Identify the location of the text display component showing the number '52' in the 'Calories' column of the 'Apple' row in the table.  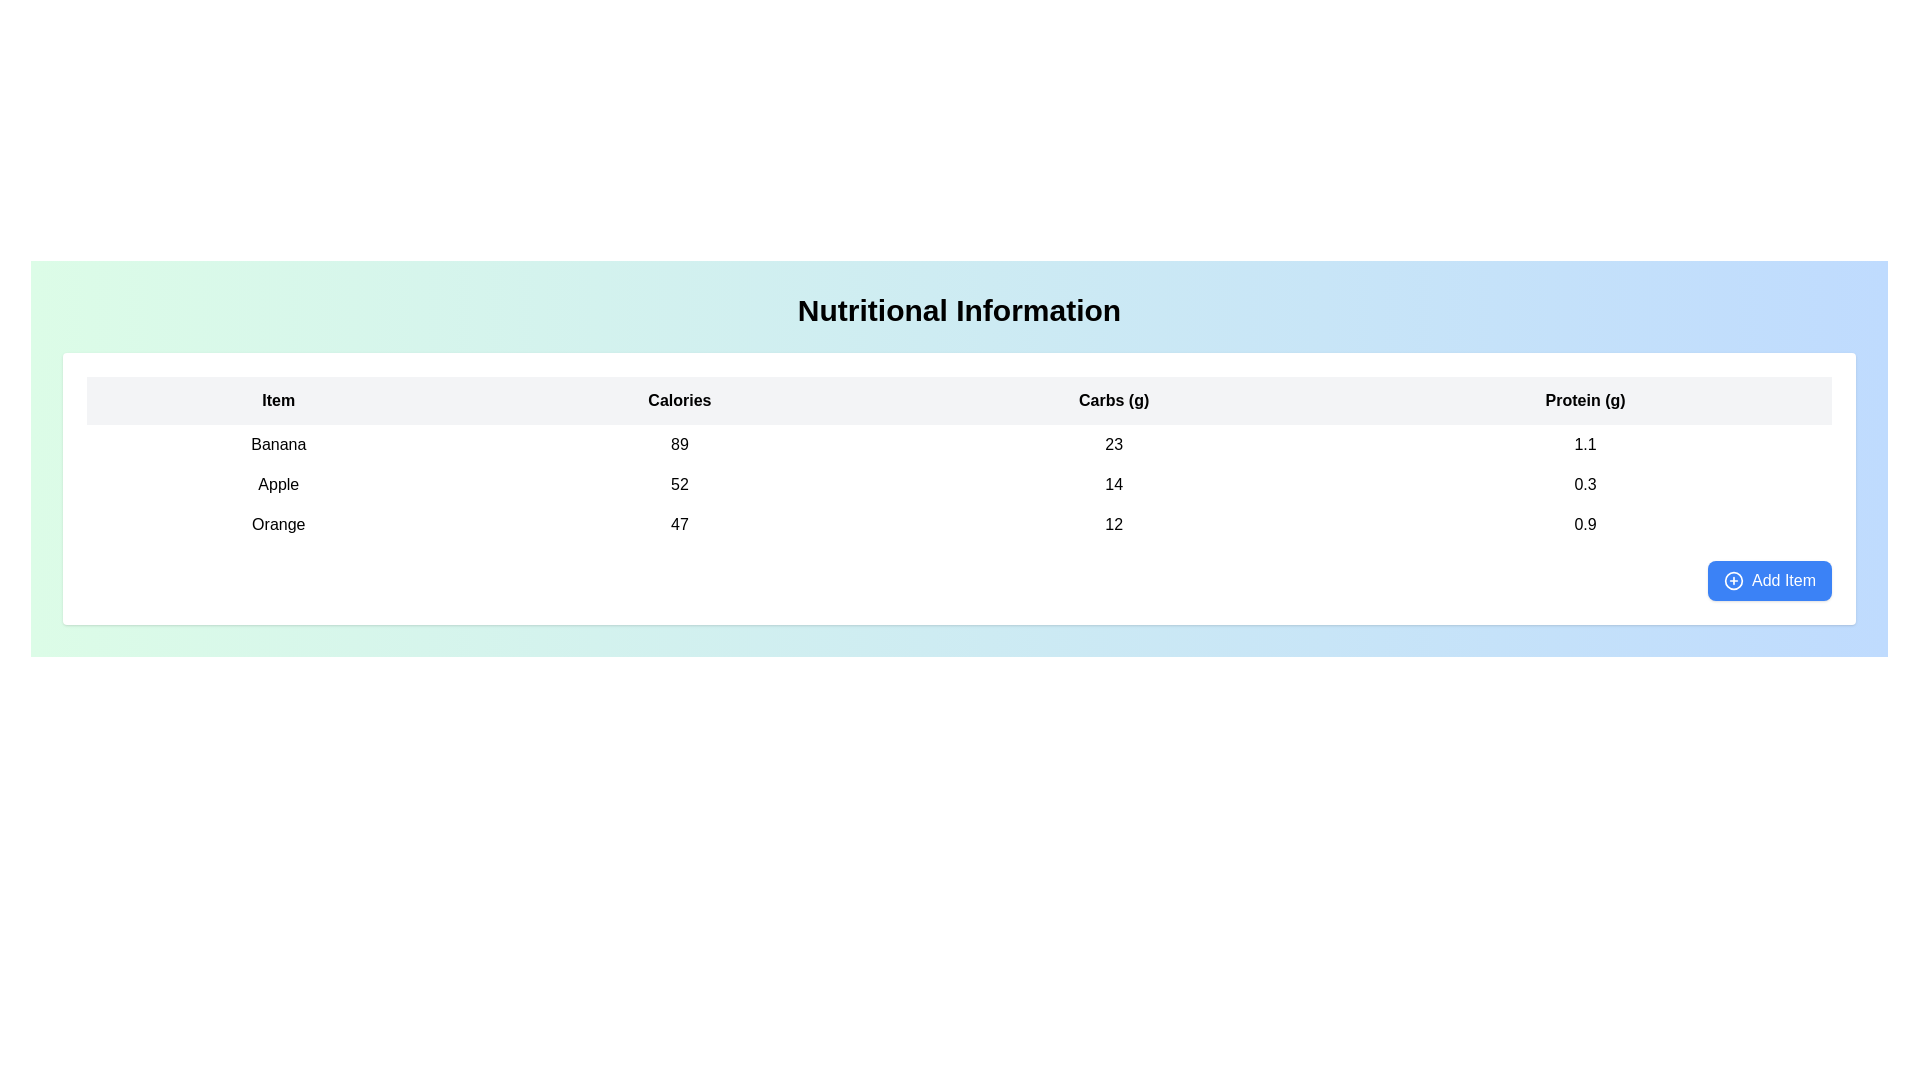
(679, 485).